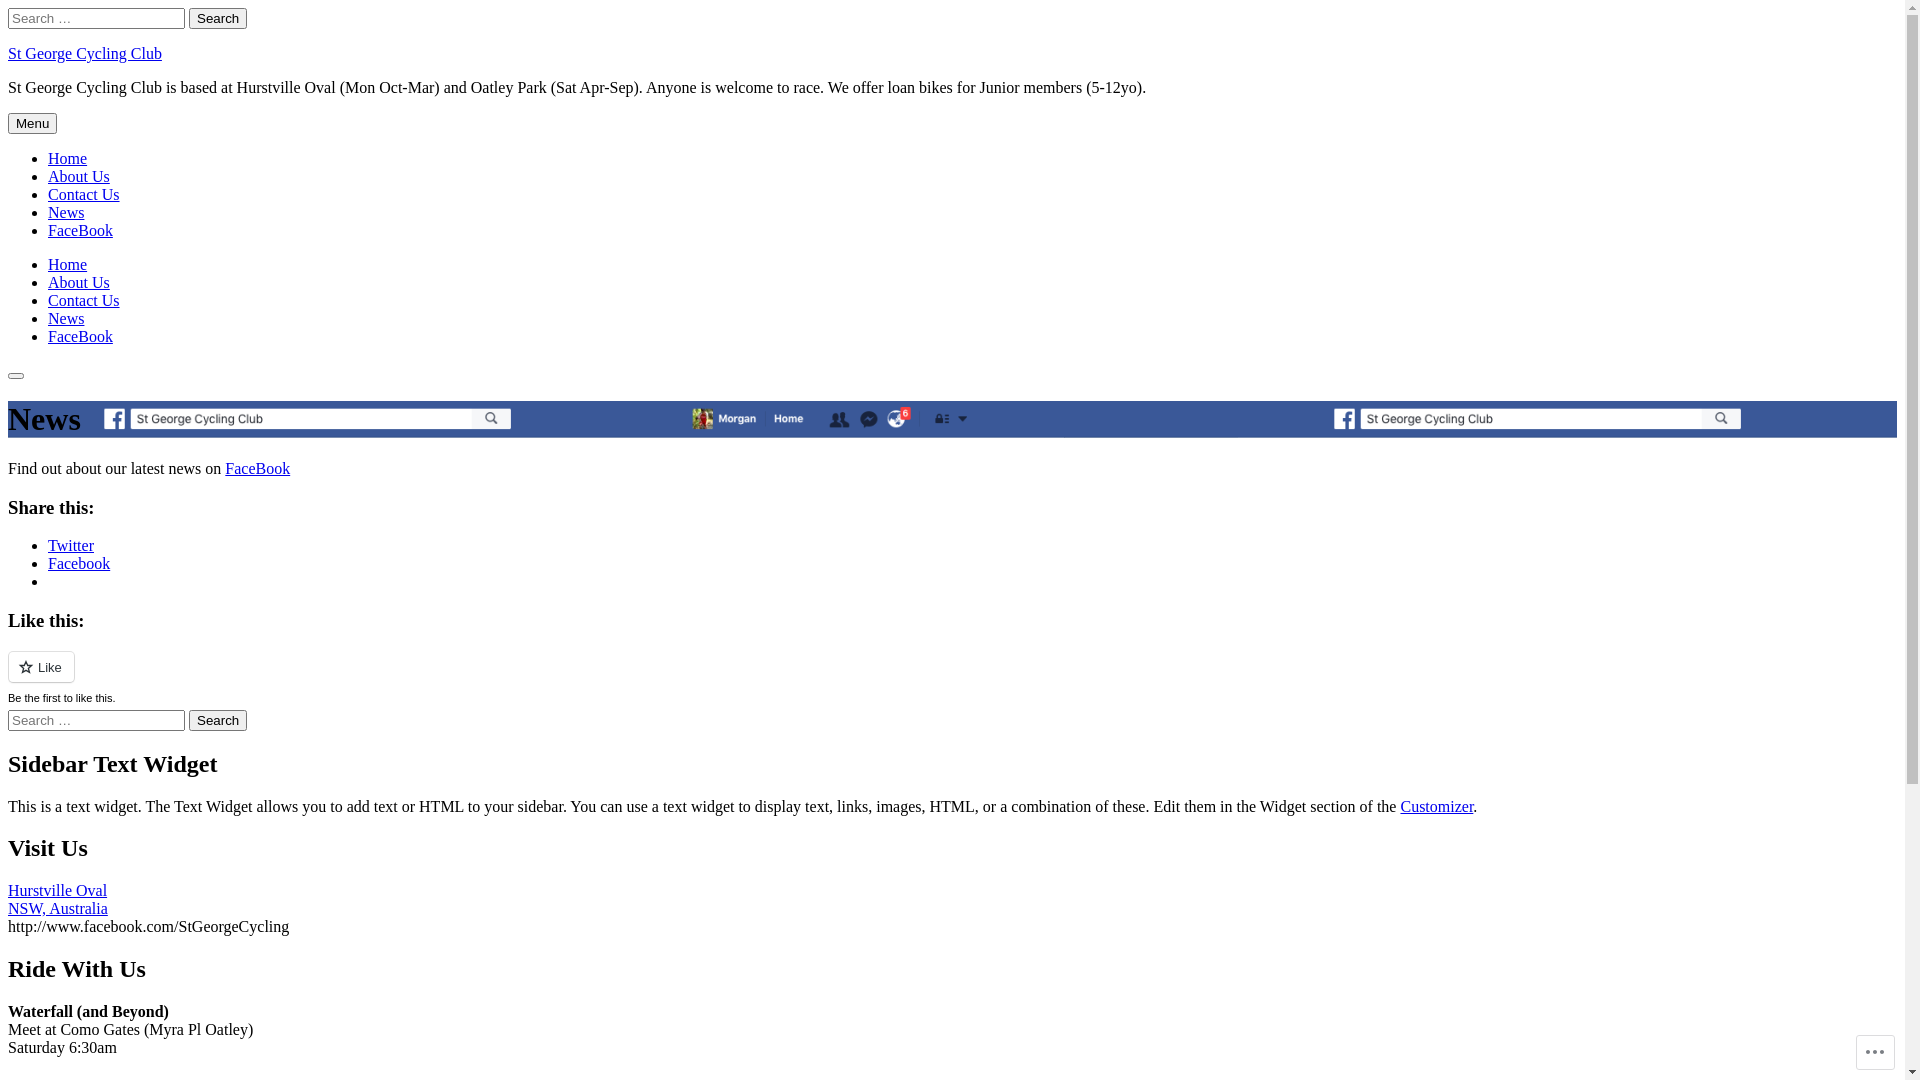 The height and width of the screenshot is (1080, 1920). I want to click on 'Menu', so click(32, 123).